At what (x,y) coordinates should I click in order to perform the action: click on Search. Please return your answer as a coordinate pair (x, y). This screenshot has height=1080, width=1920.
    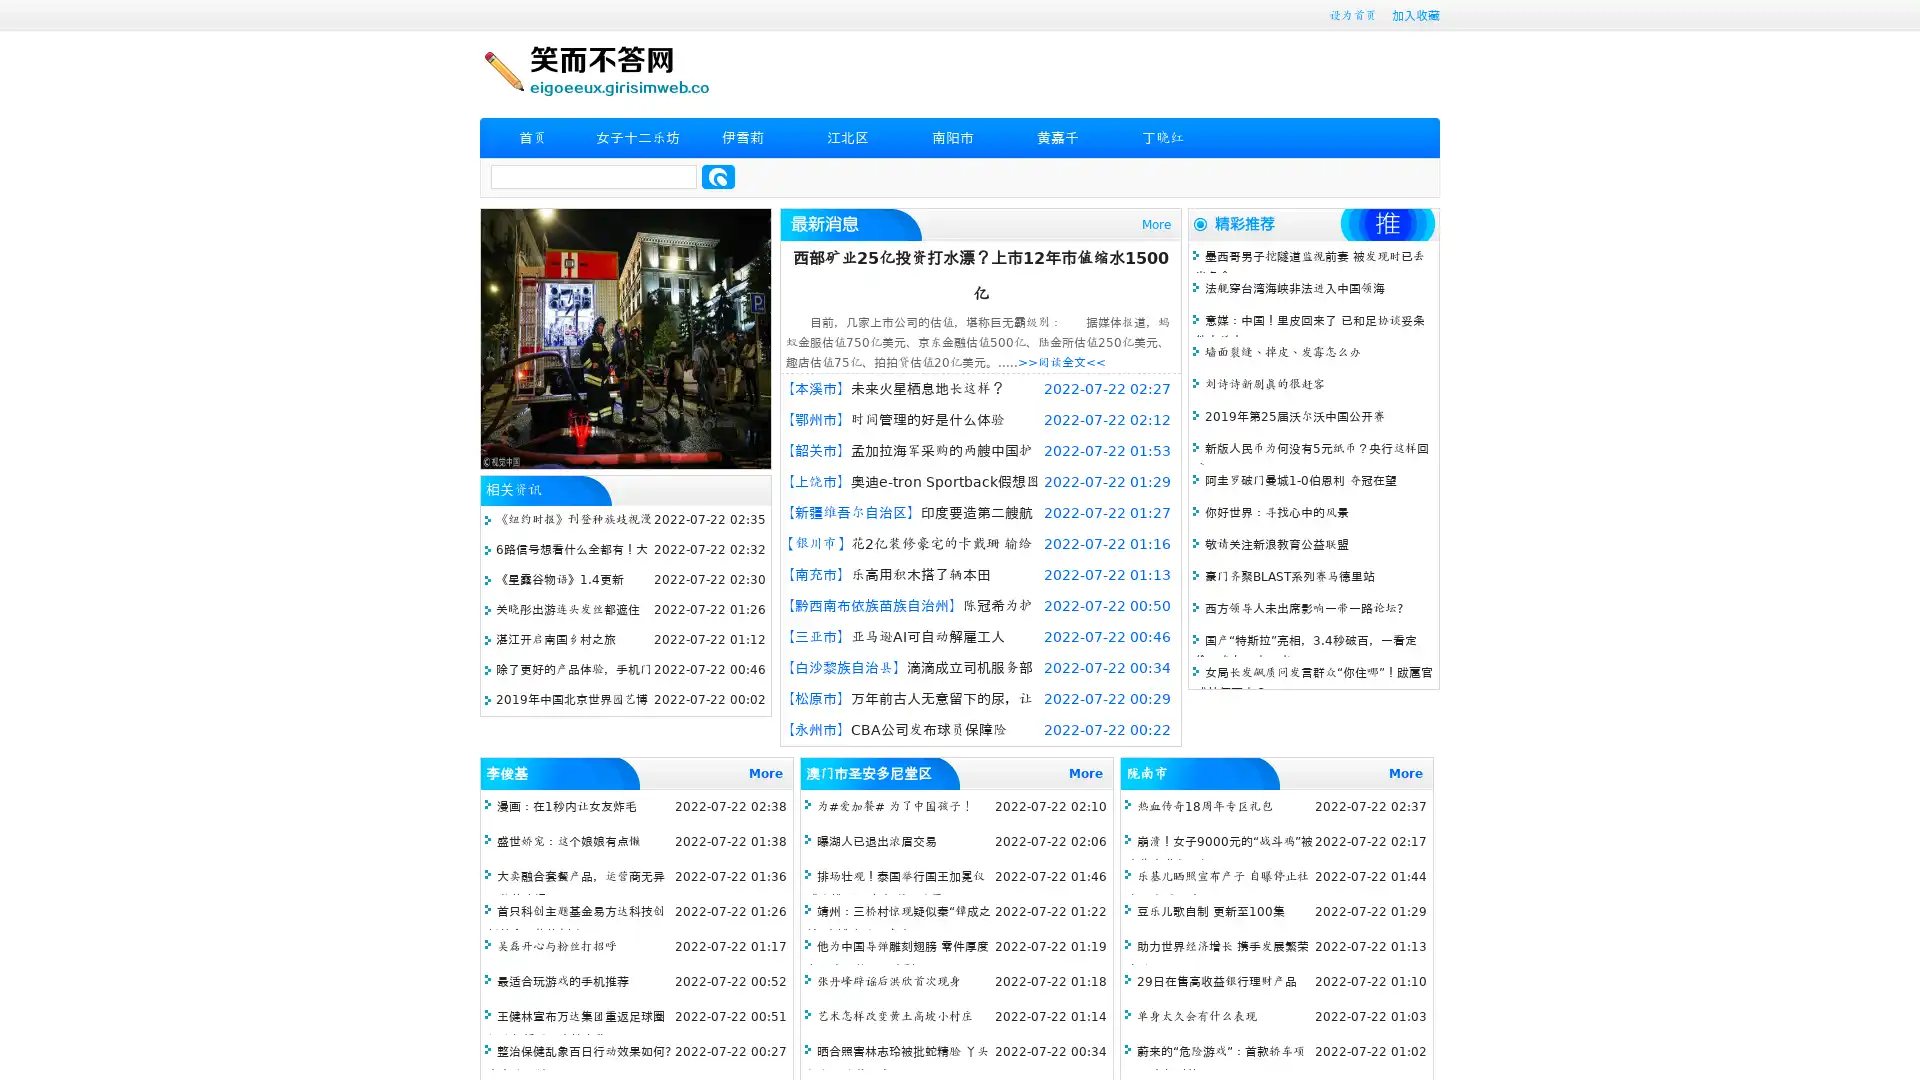
    Looking at the image, I should click on (718, 176).